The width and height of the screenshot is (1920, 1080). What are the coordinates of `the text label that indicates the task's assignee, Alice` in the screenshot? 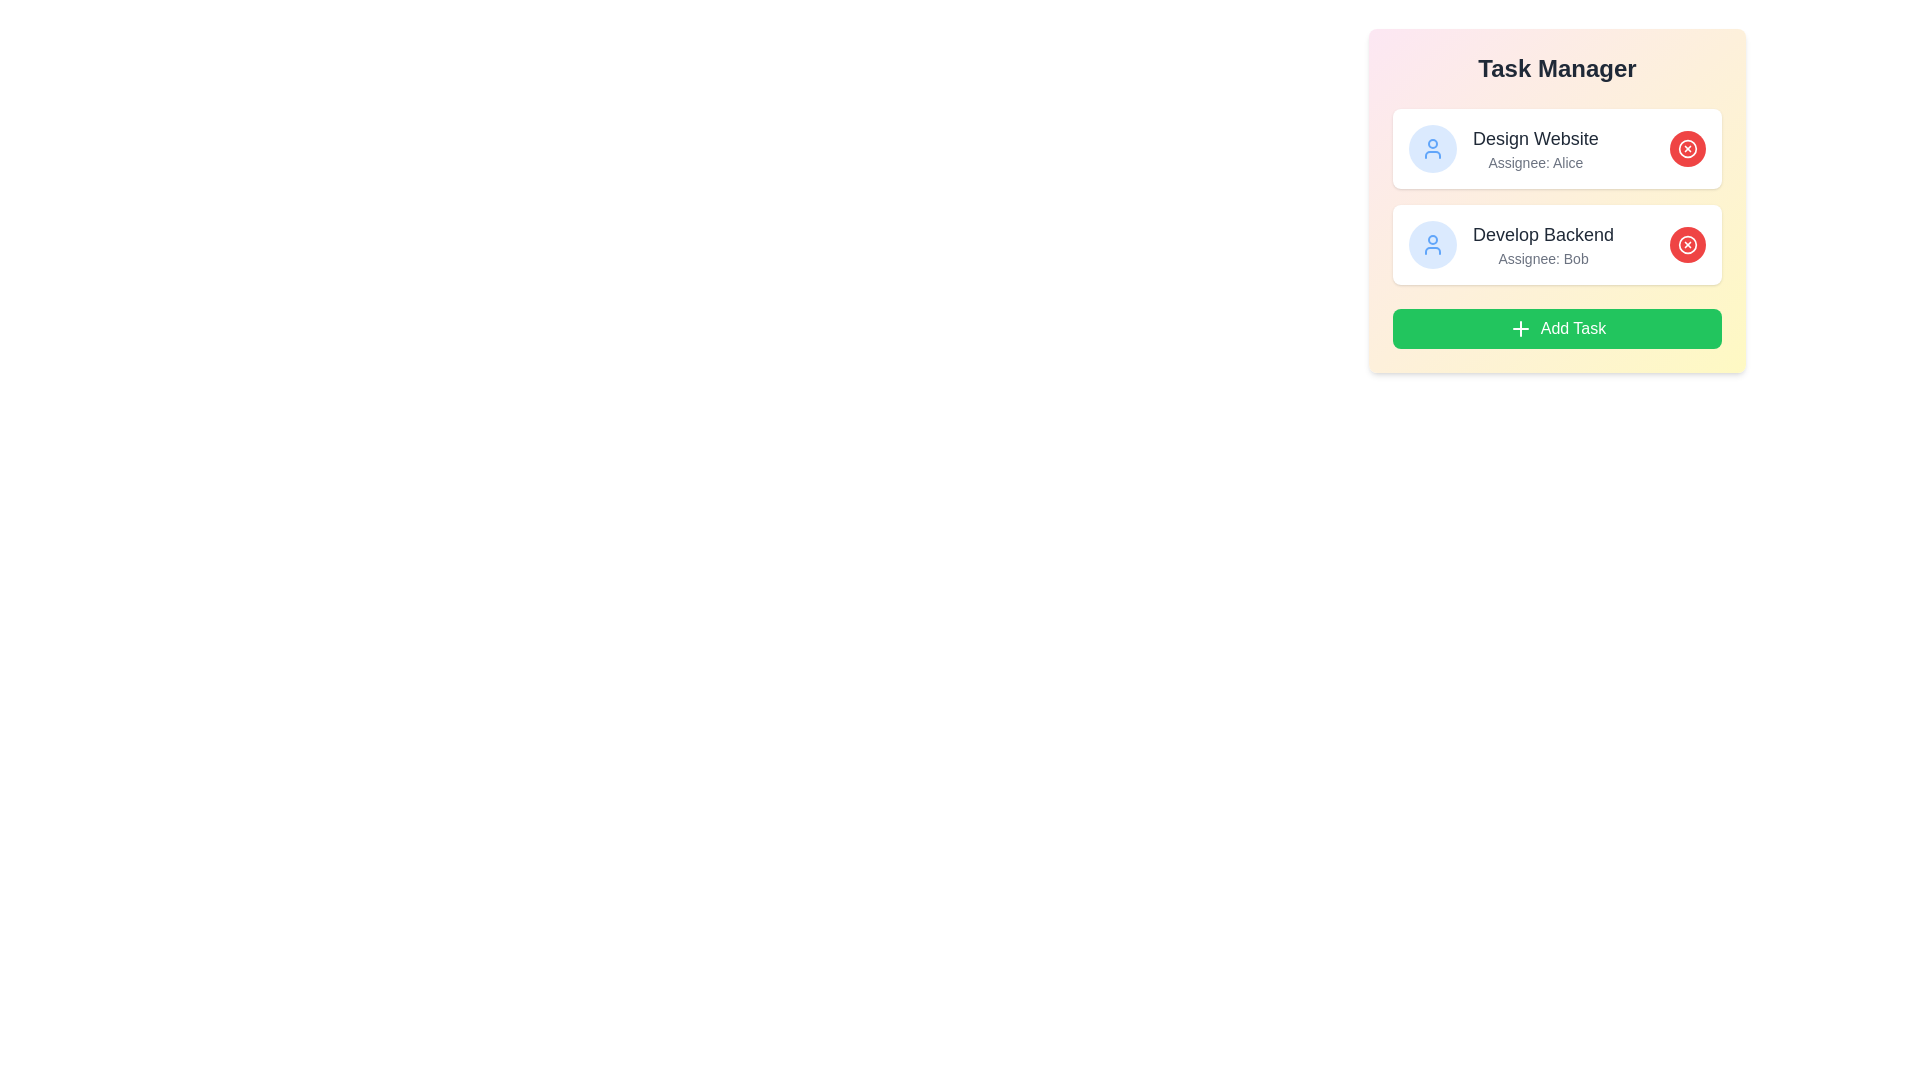 It's located at (1534, 161).